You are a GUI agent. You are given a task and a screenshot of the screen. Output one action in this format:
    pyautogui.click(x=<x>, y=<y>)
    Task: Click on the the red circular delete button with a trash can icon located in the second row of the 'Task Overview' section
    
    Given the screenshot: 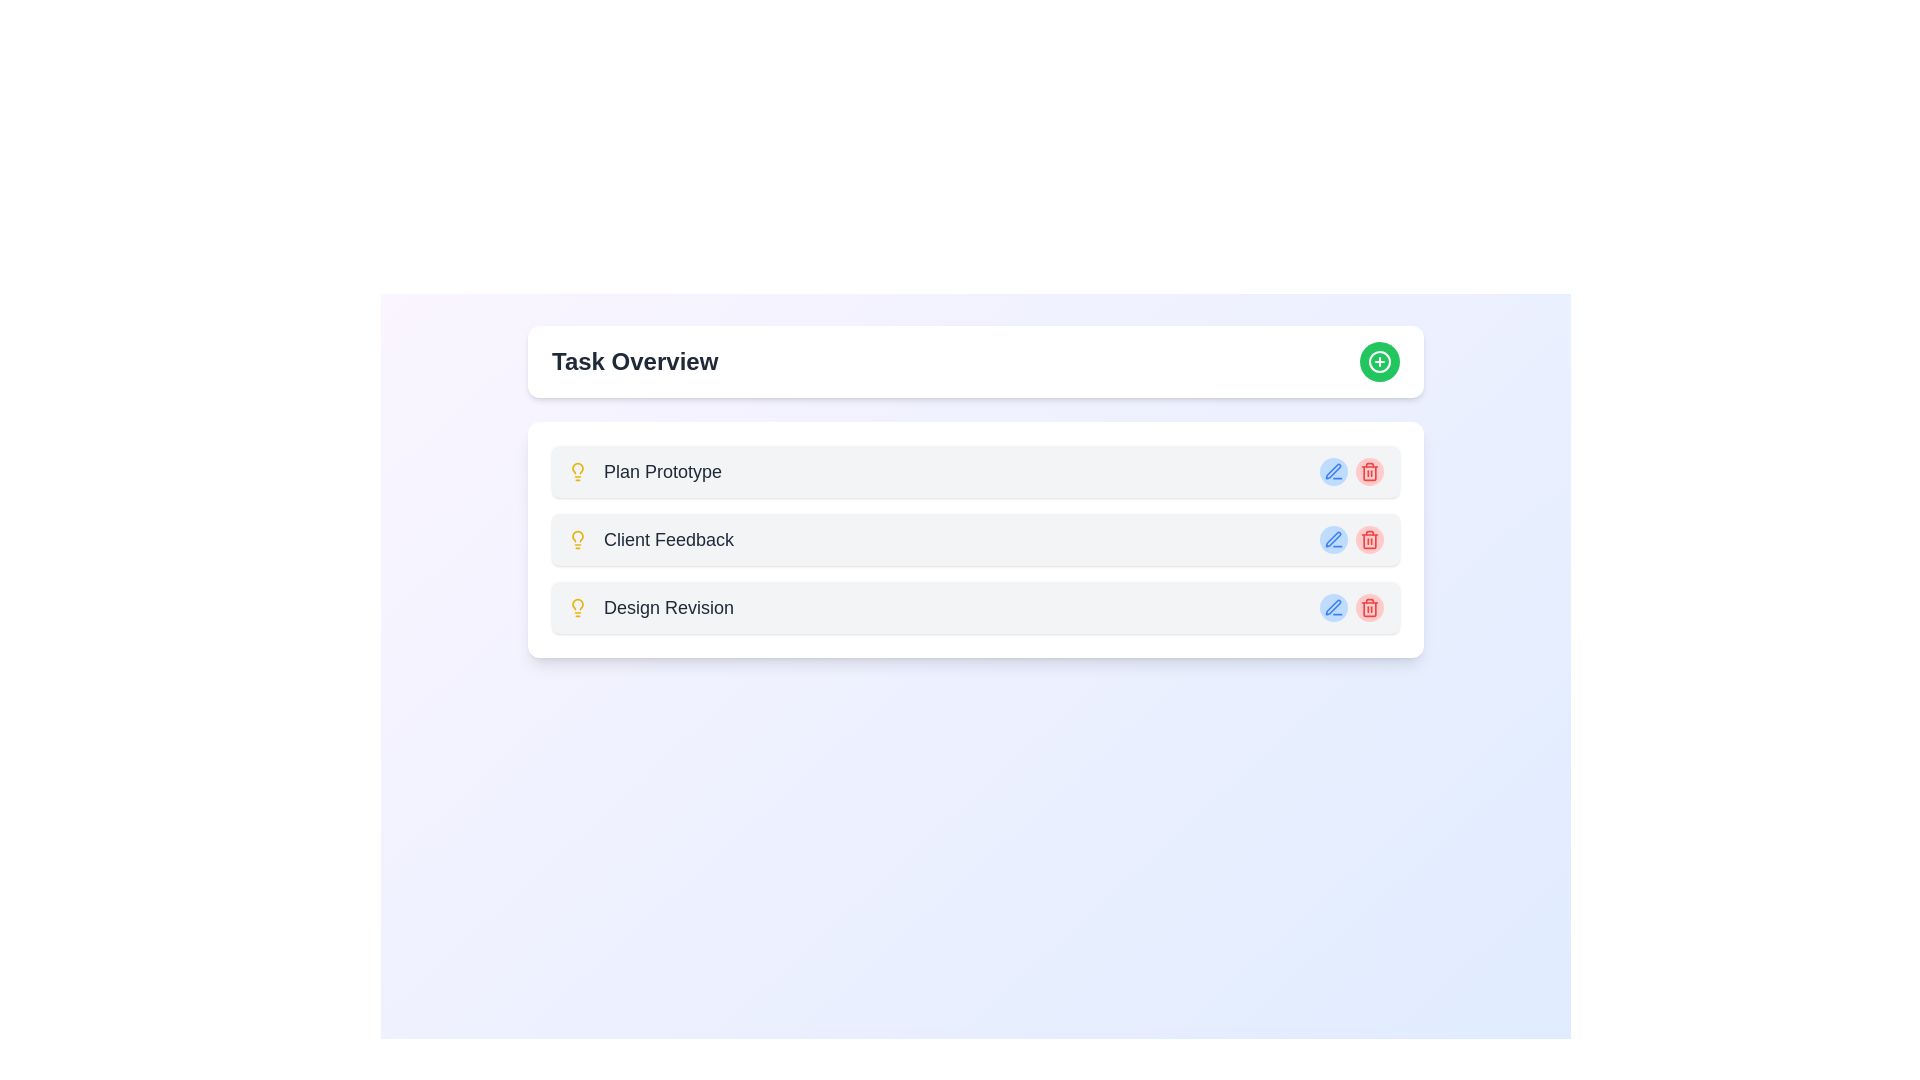 What is the action you would take?
    pyautogui.click(x=1368, y=540)
    